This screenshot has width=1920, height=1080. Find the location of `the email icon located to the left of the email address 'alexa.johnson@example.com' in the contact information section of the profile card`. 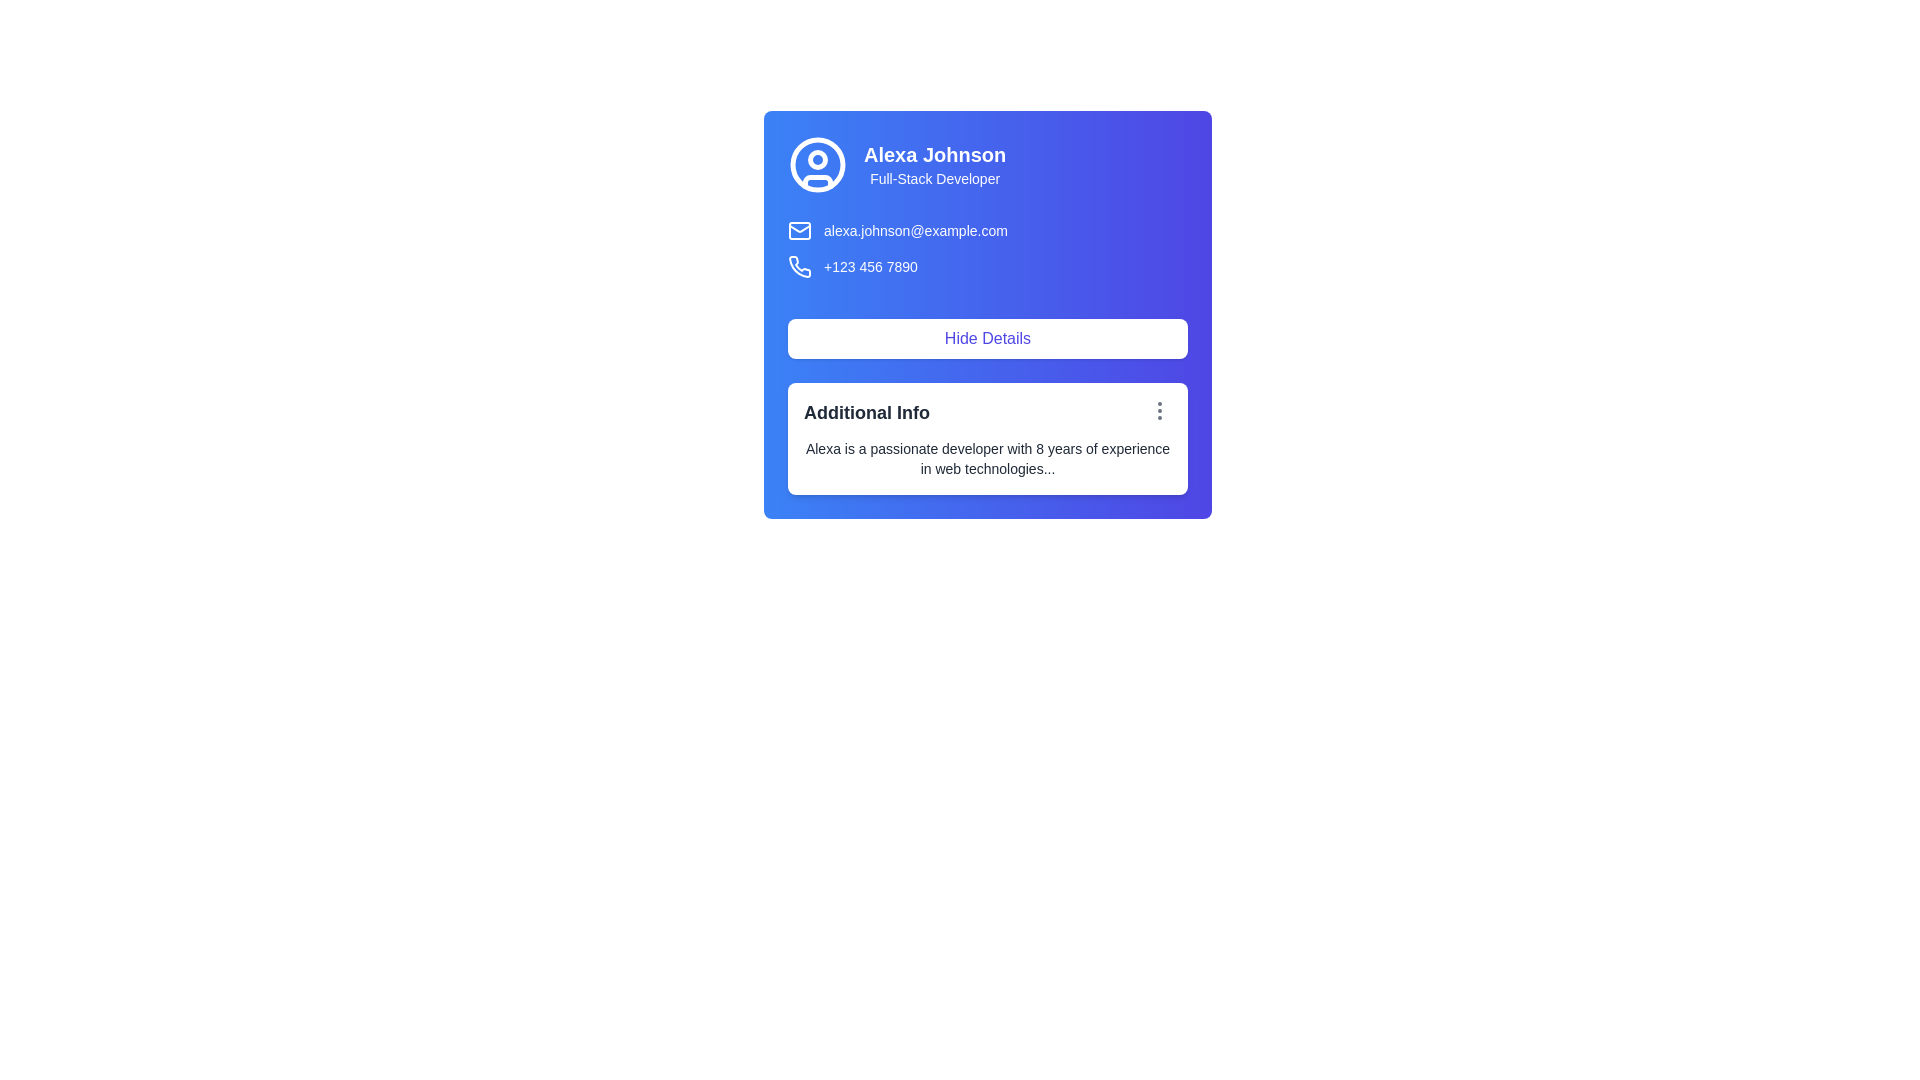

the email icon located to the left of the email address 'alexa.johnson@example.com' in the contact information section of the profile card is located at coordinates (800, 230).